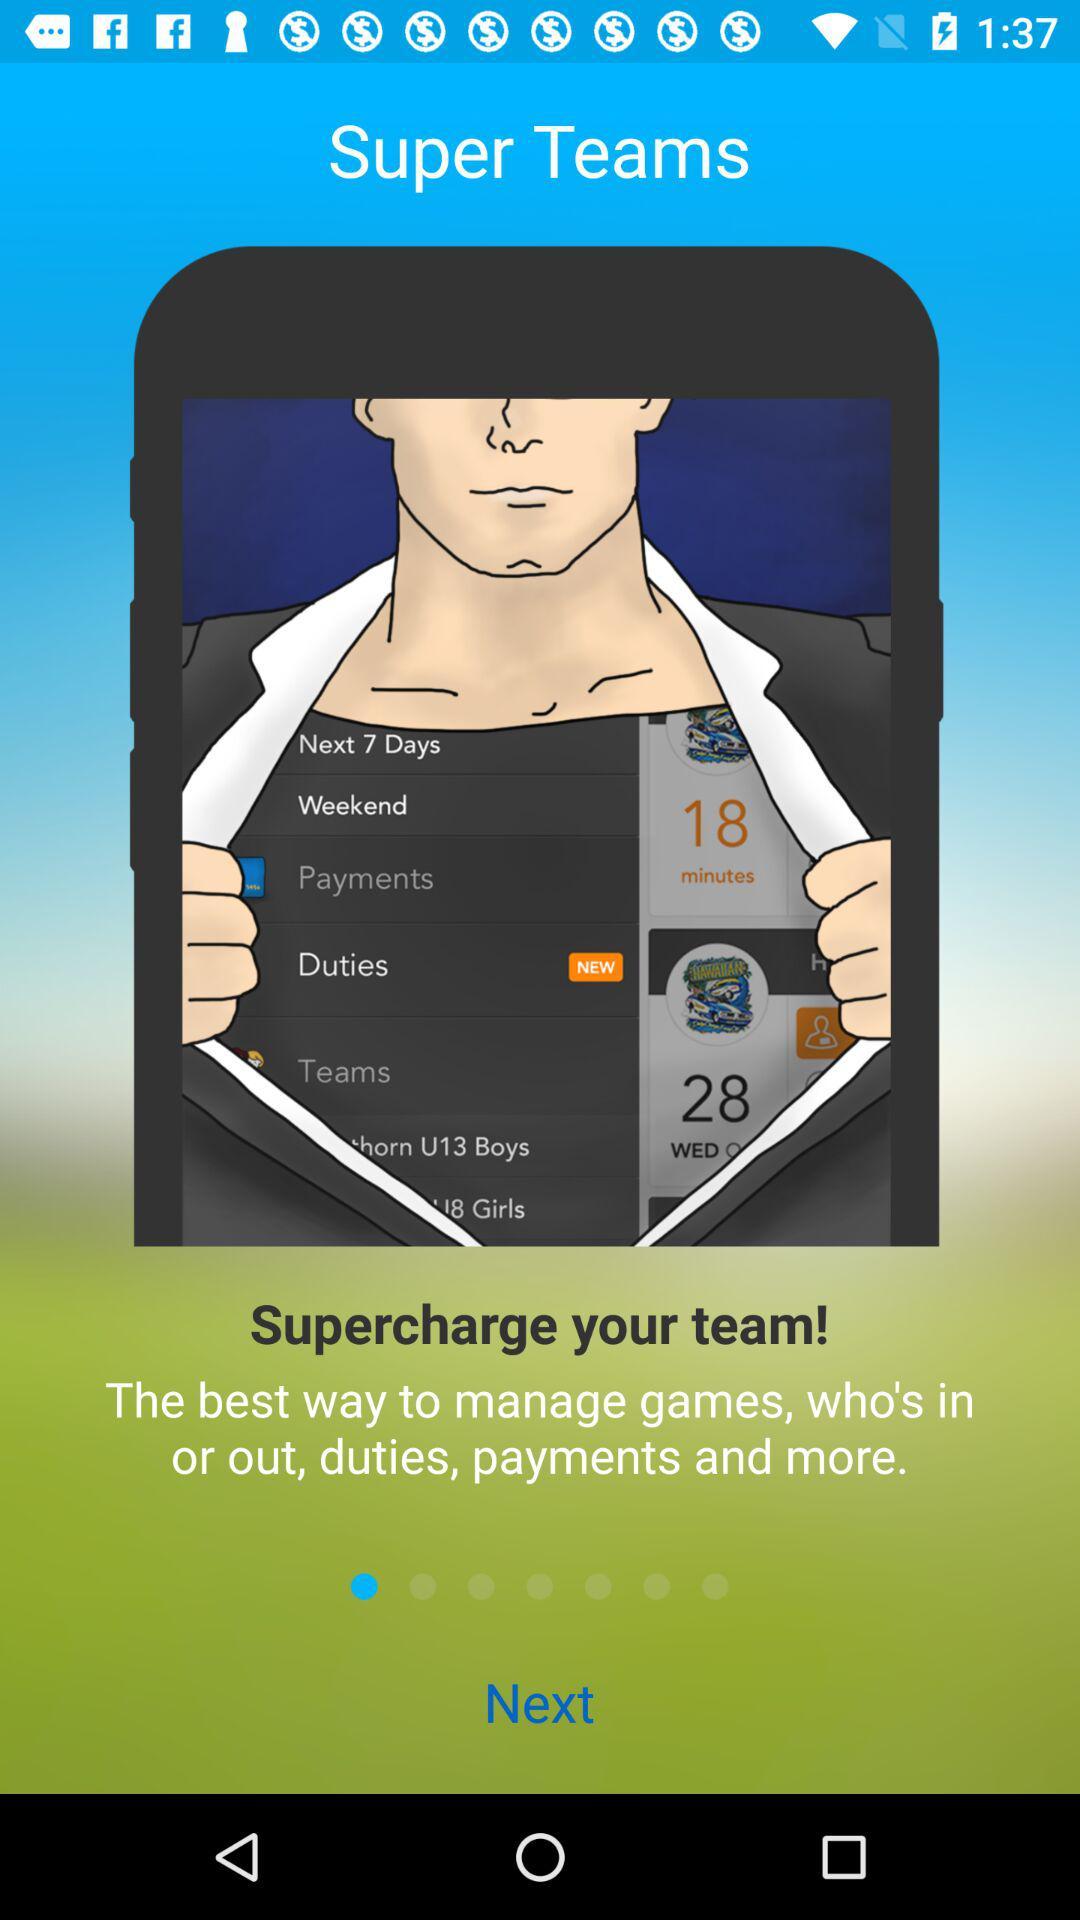  Describe the element at coordinates (540, 1585) in the screenshot. I see `move to the middle screen` at that location.